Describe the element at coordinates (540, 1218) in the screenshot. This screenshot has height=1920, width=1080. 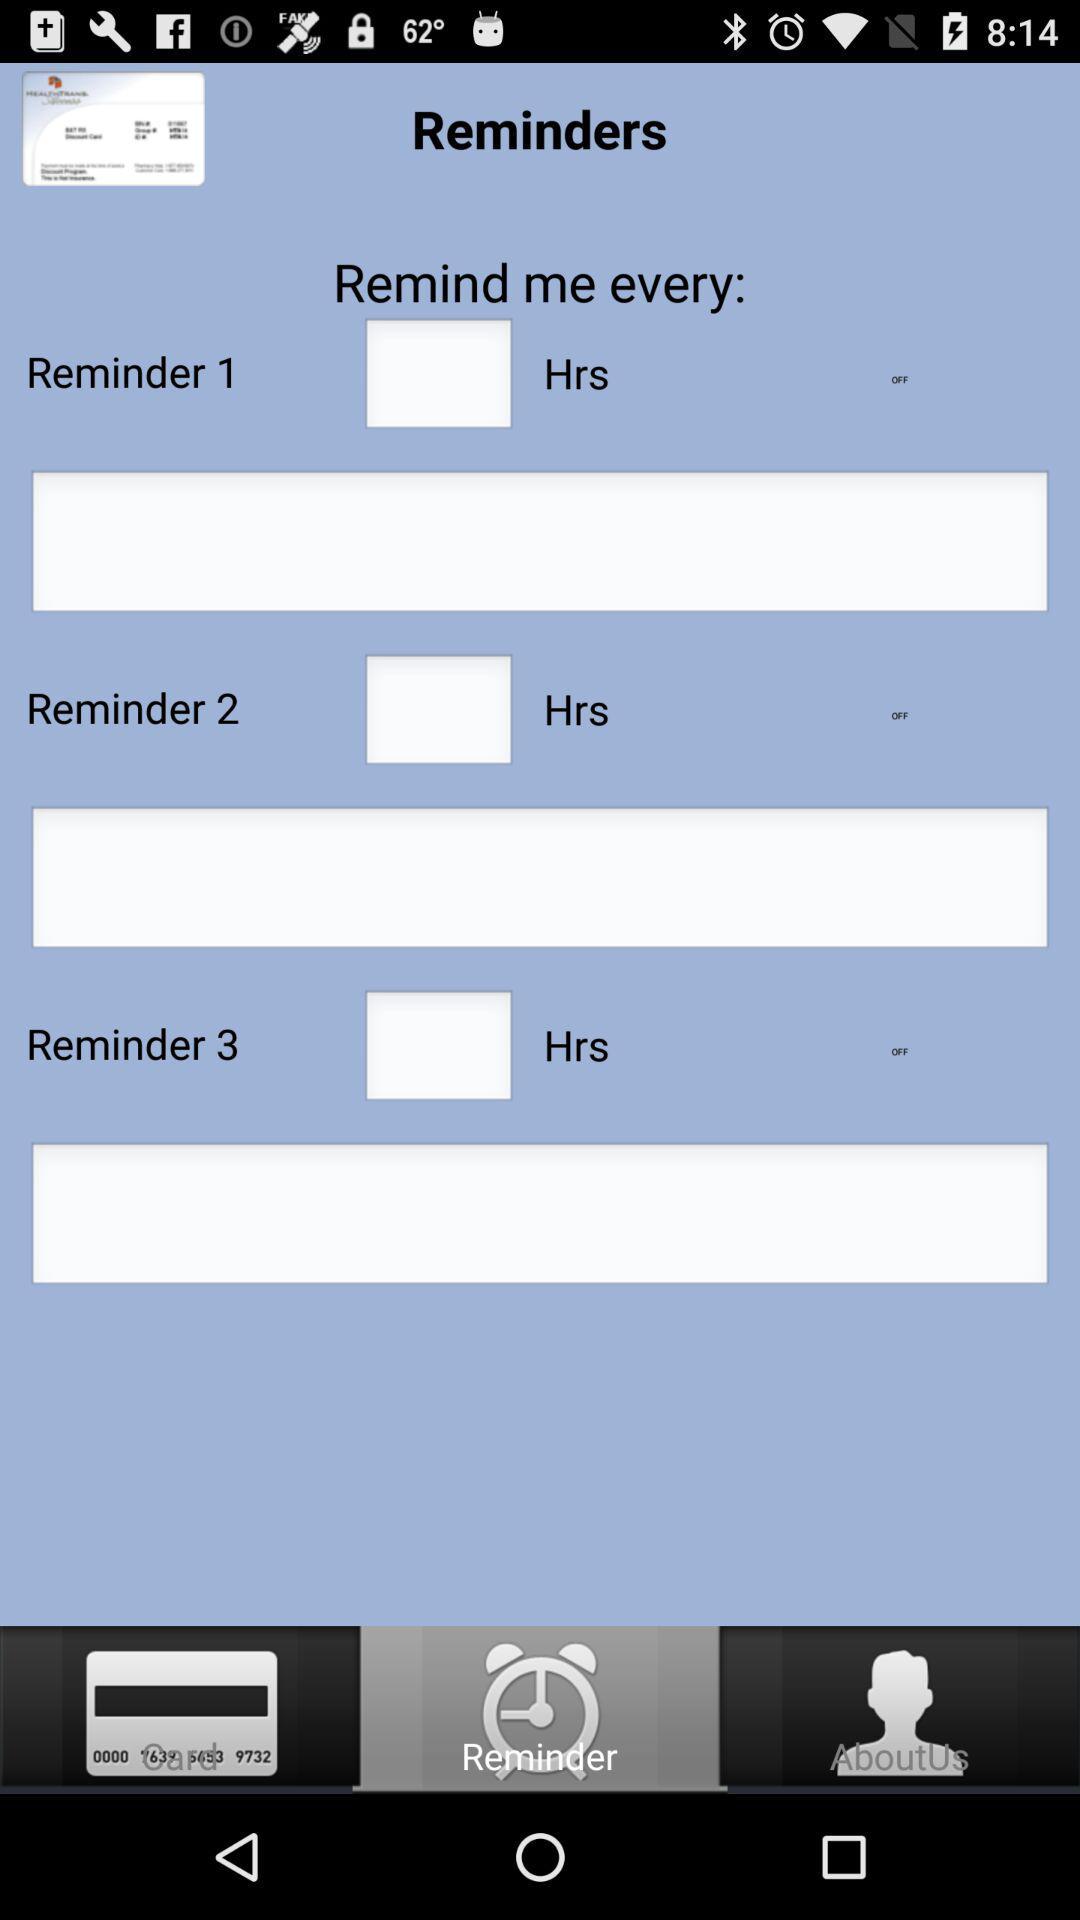
I see `set time for reminder` at that location.